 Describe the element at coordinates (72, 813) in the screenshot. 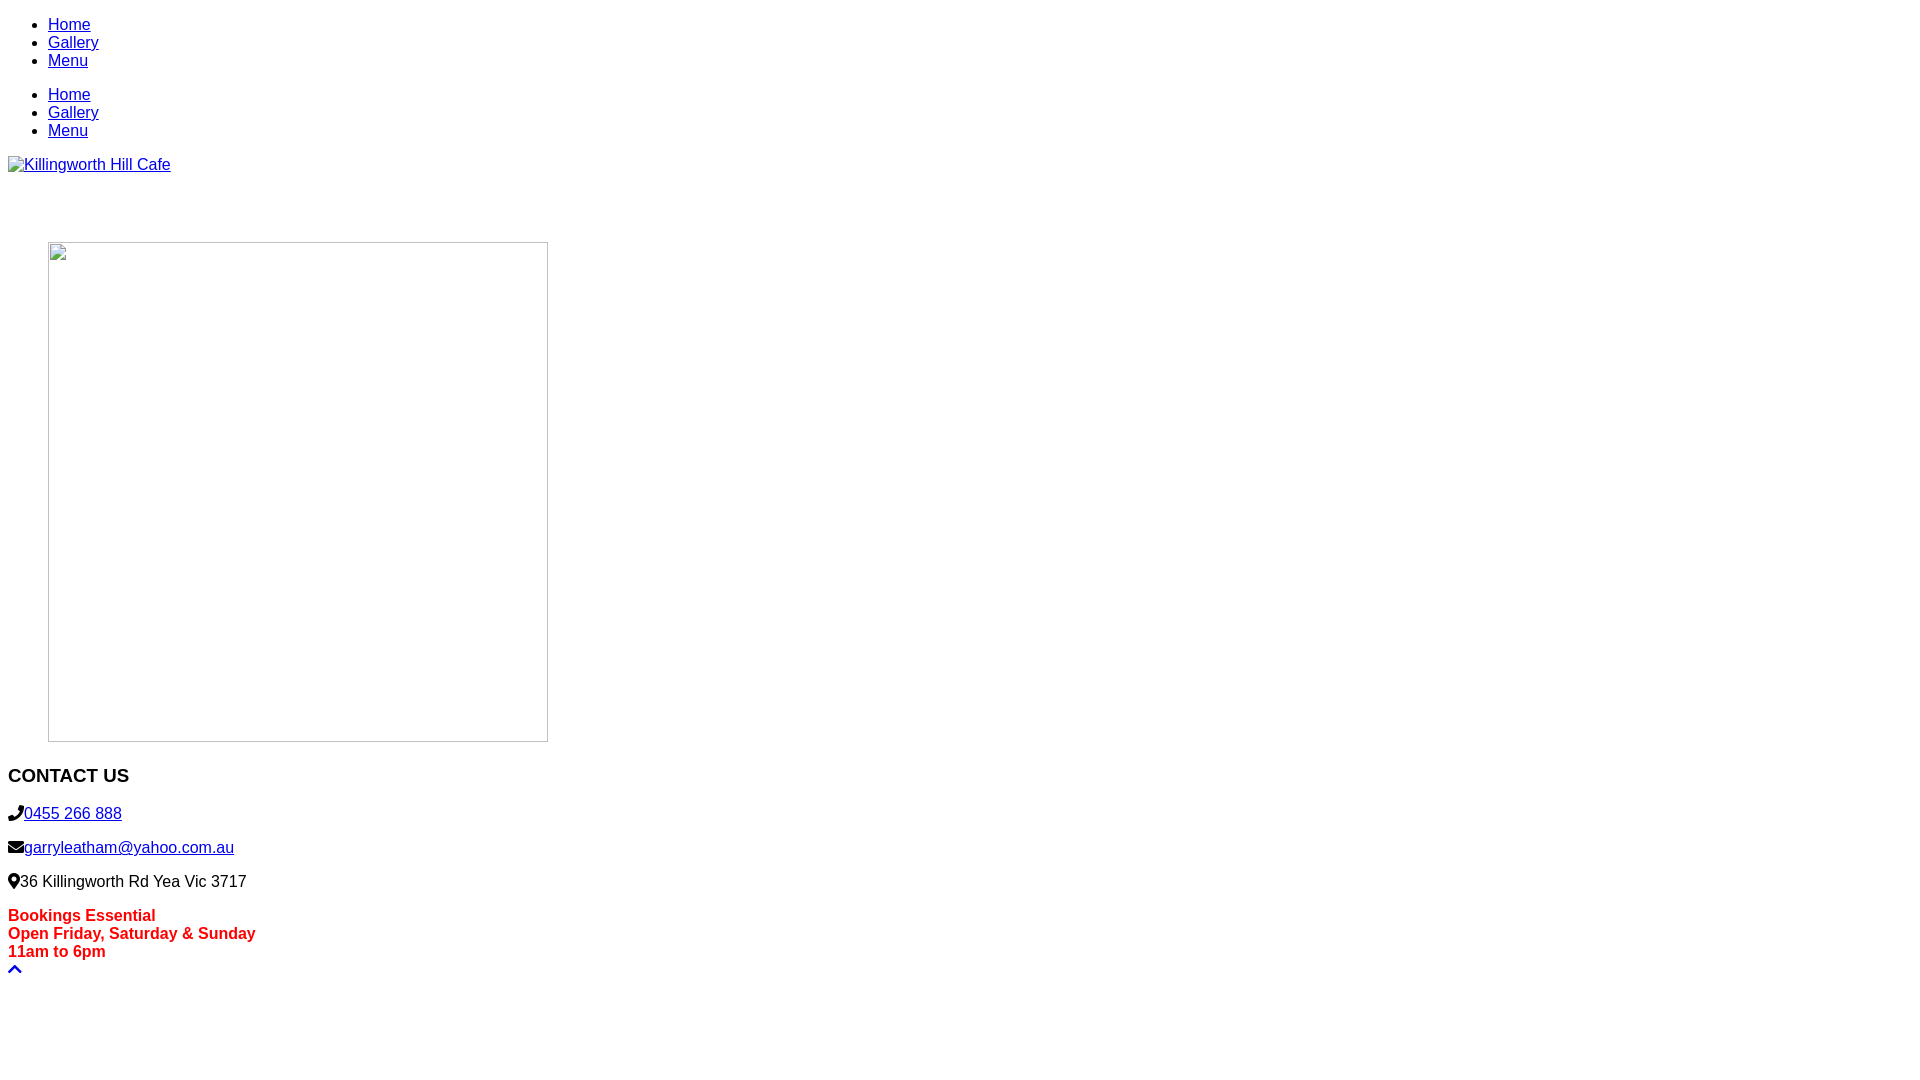

I see `'0455 266 888'` at that location.